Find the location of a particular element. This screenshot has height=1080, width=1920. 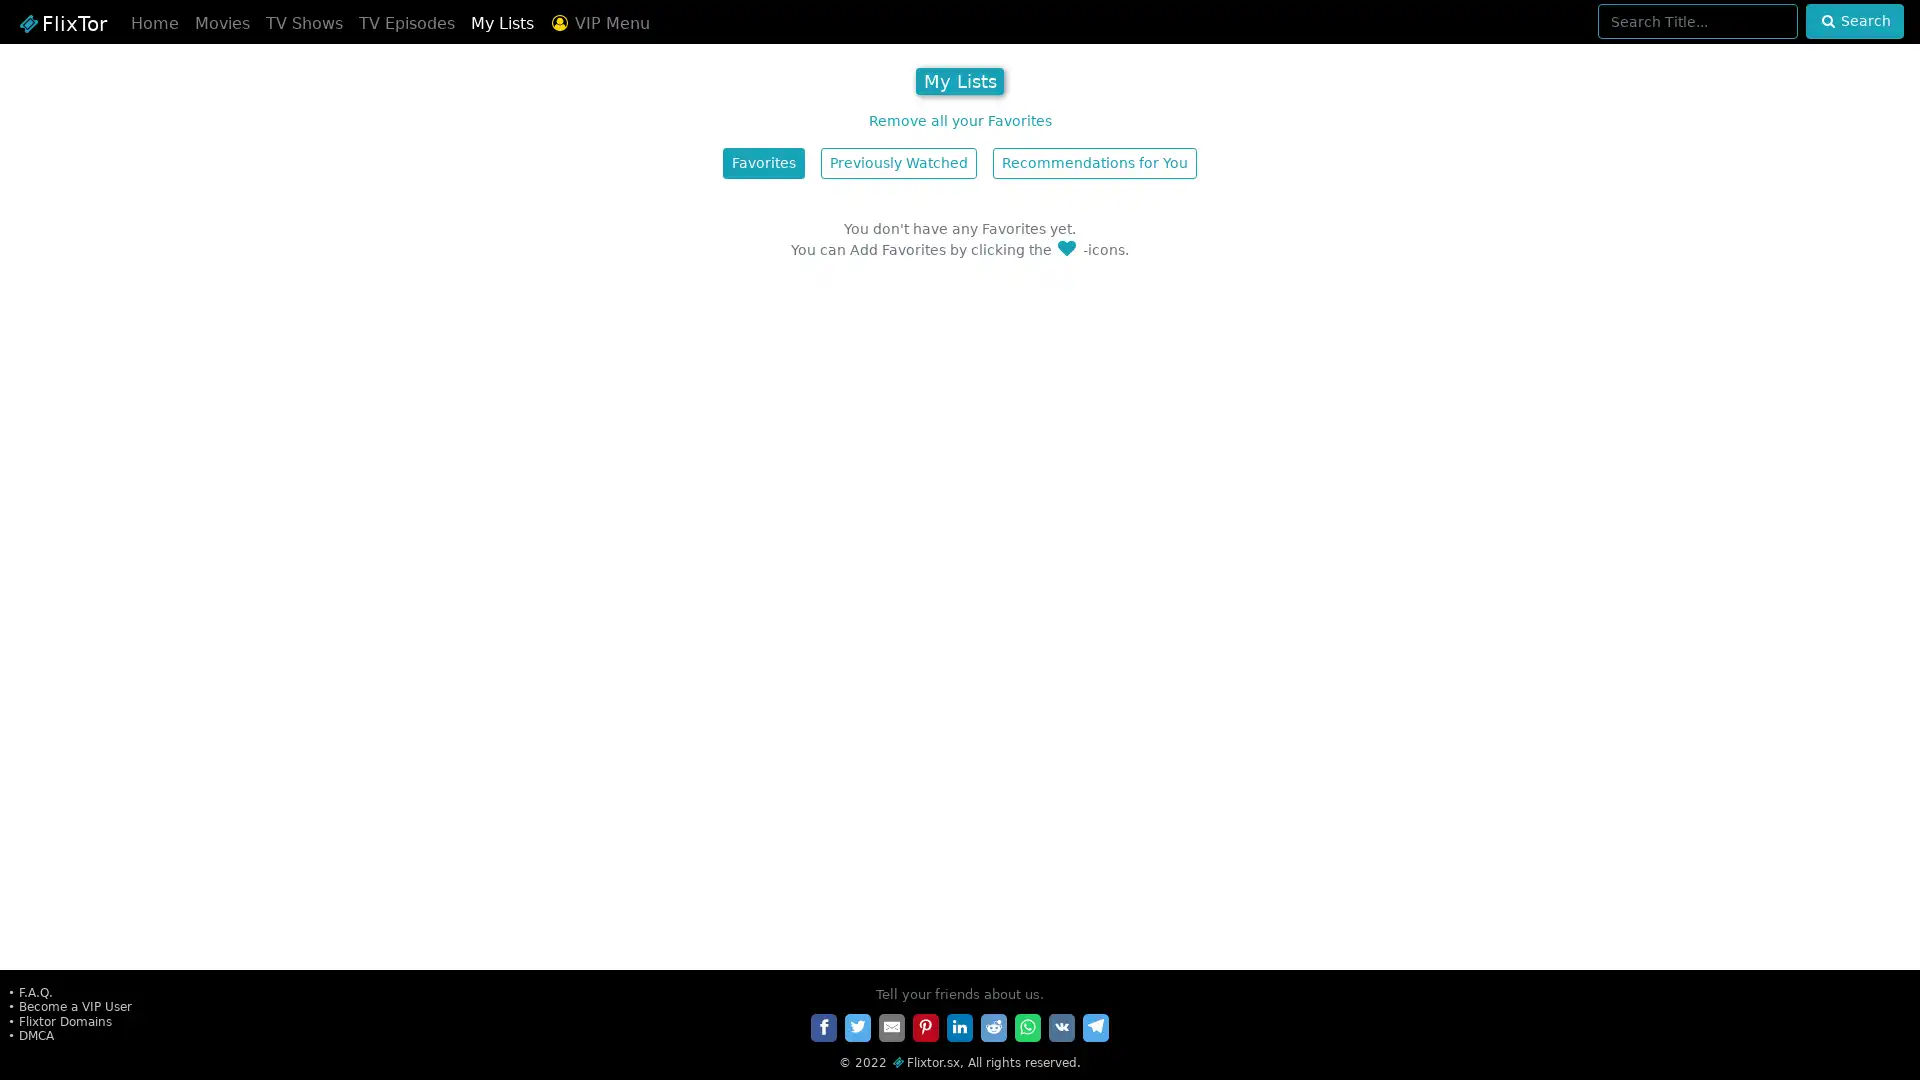

Remove all your Favorites is located at coordinates (958, 121).